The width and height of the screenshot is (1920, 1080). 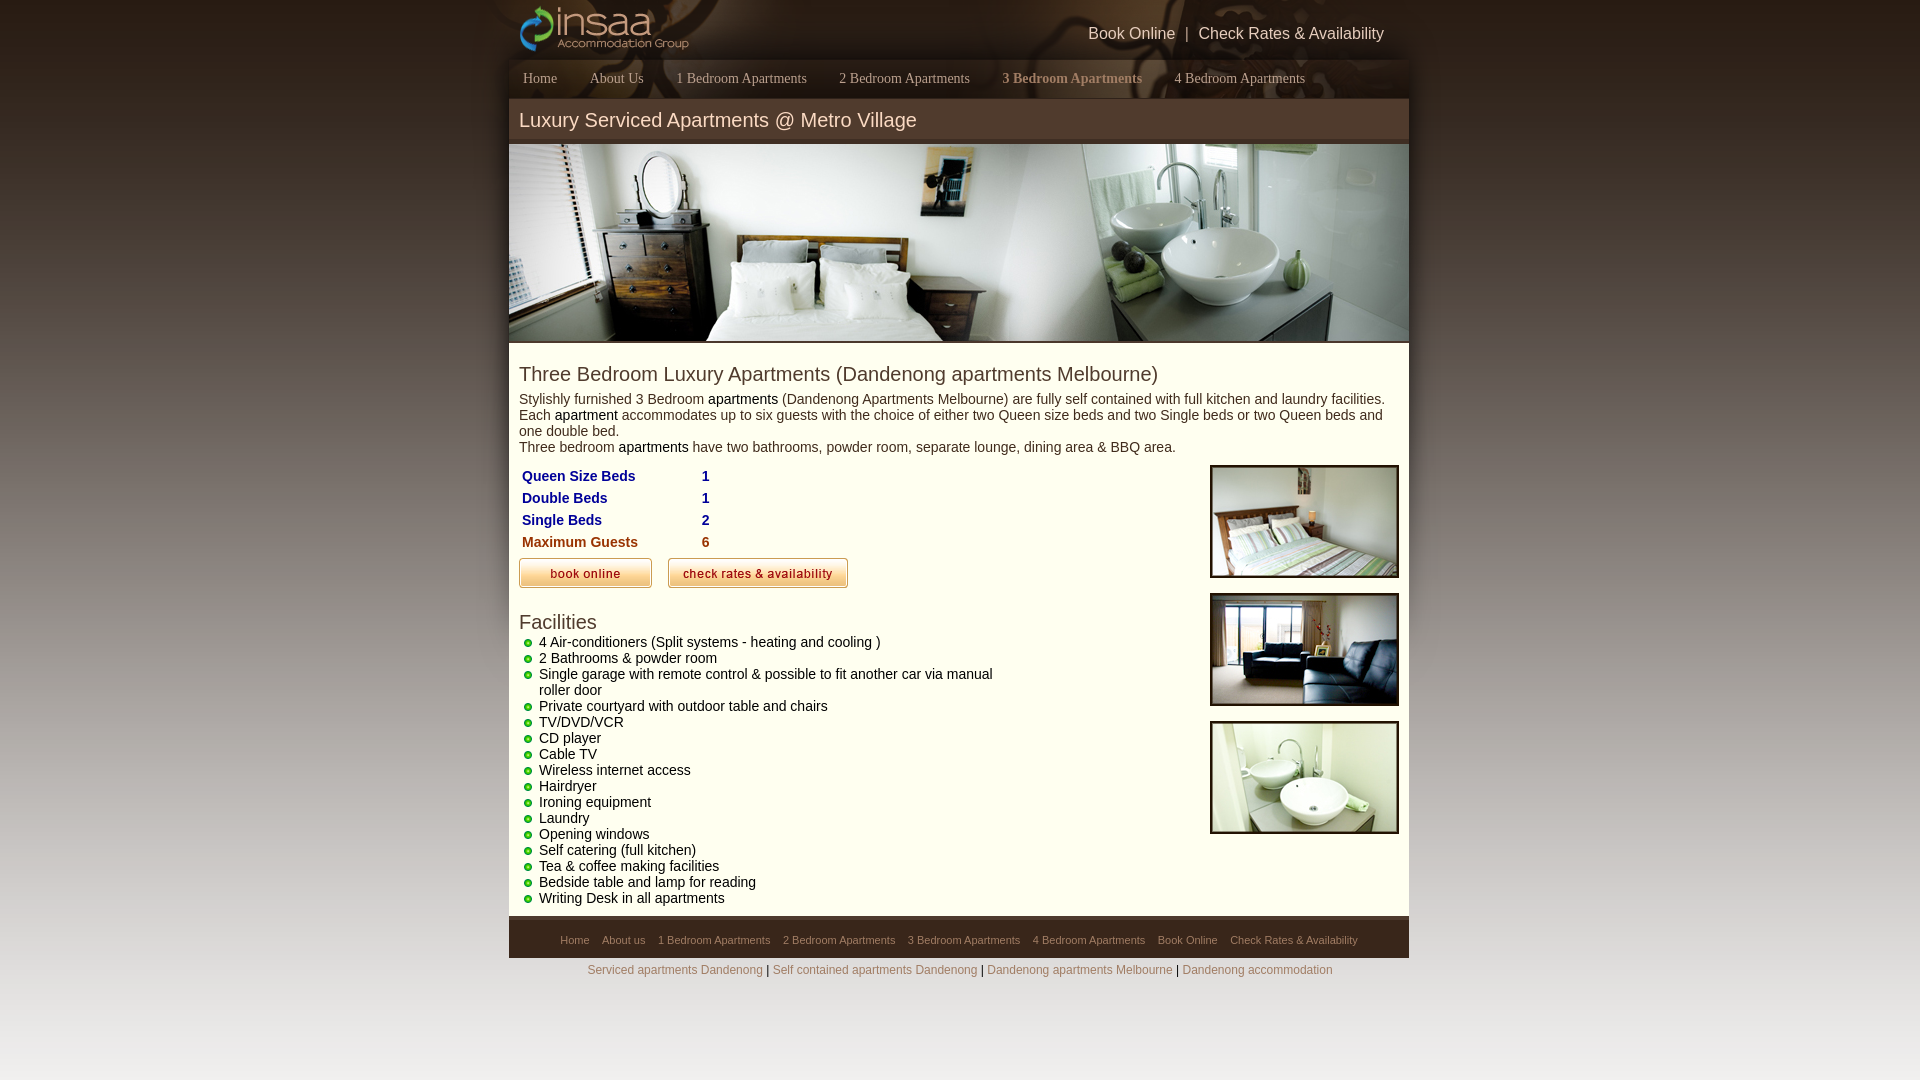 I want to click on 'Dandenong accommodation', so click(x=1256, y=968).